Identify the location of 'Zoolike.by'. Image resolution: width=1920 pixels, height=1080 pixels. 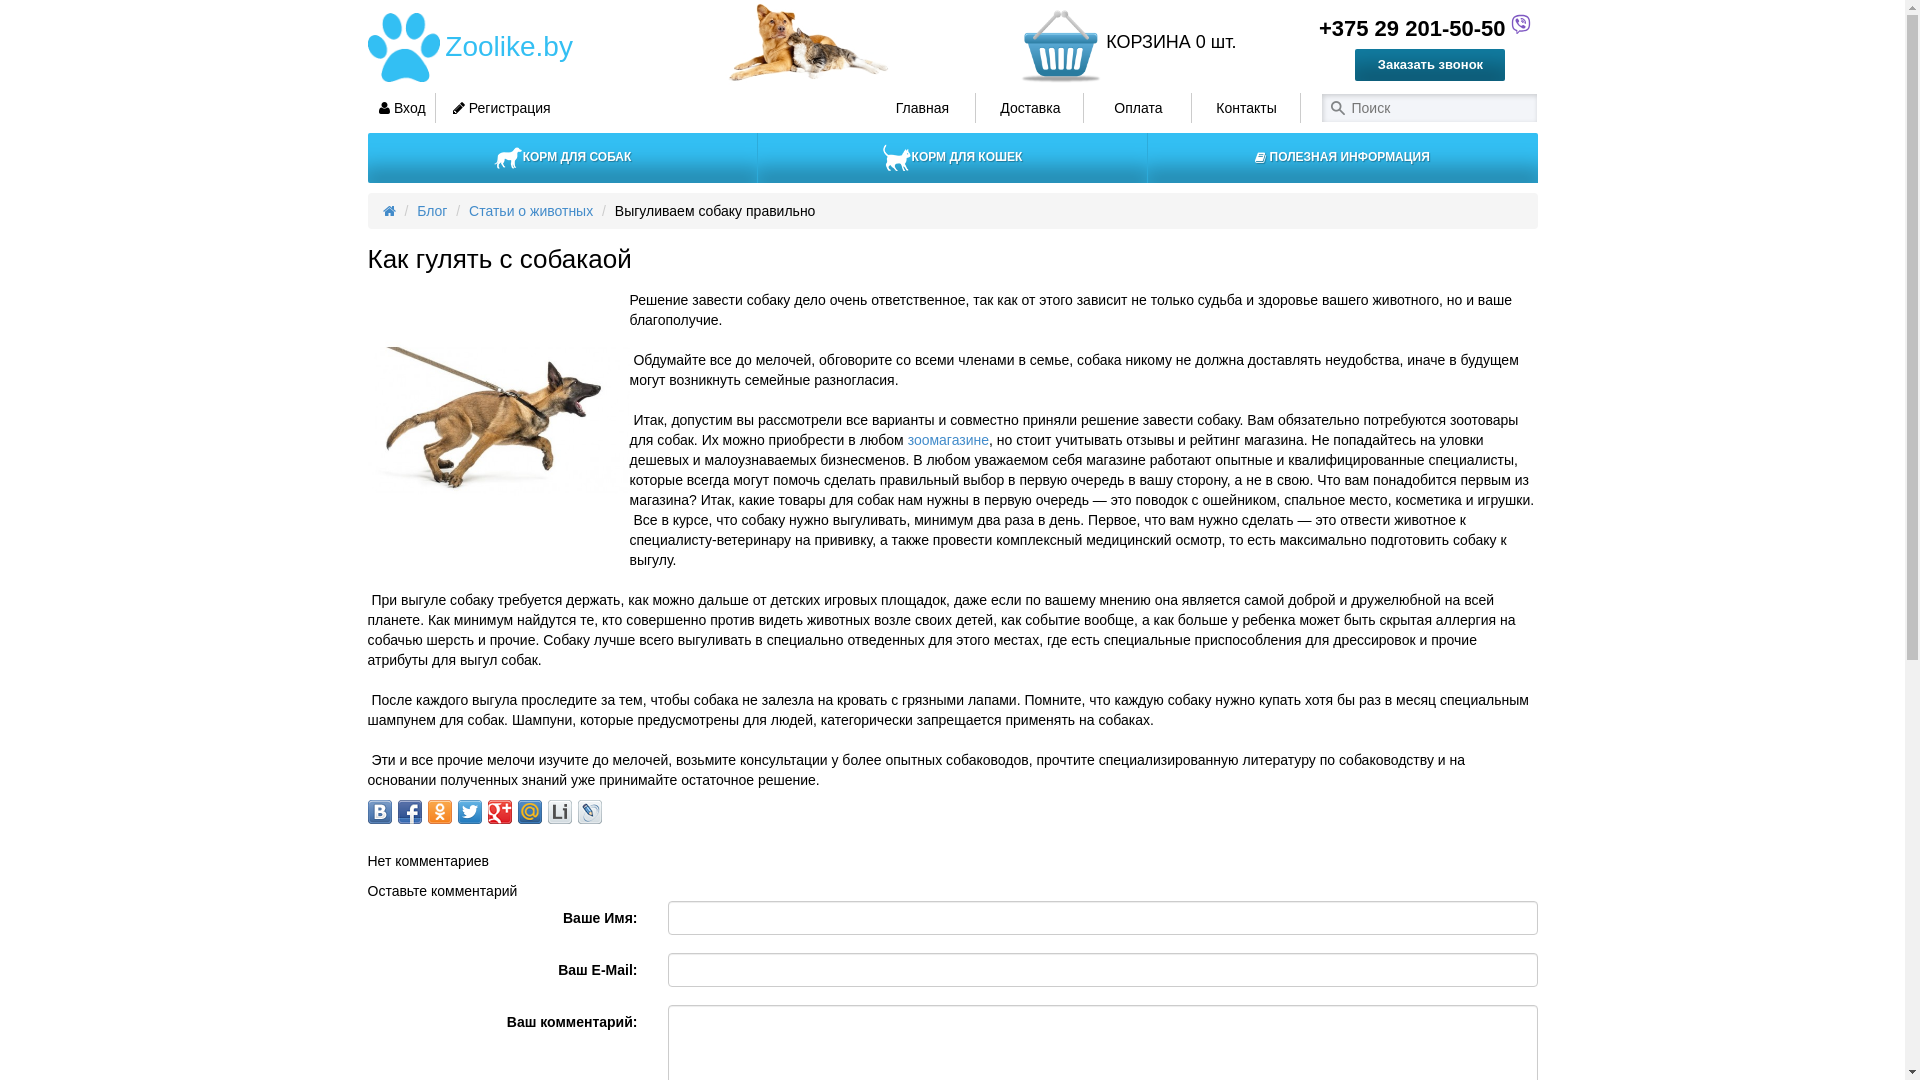
(506, 45).